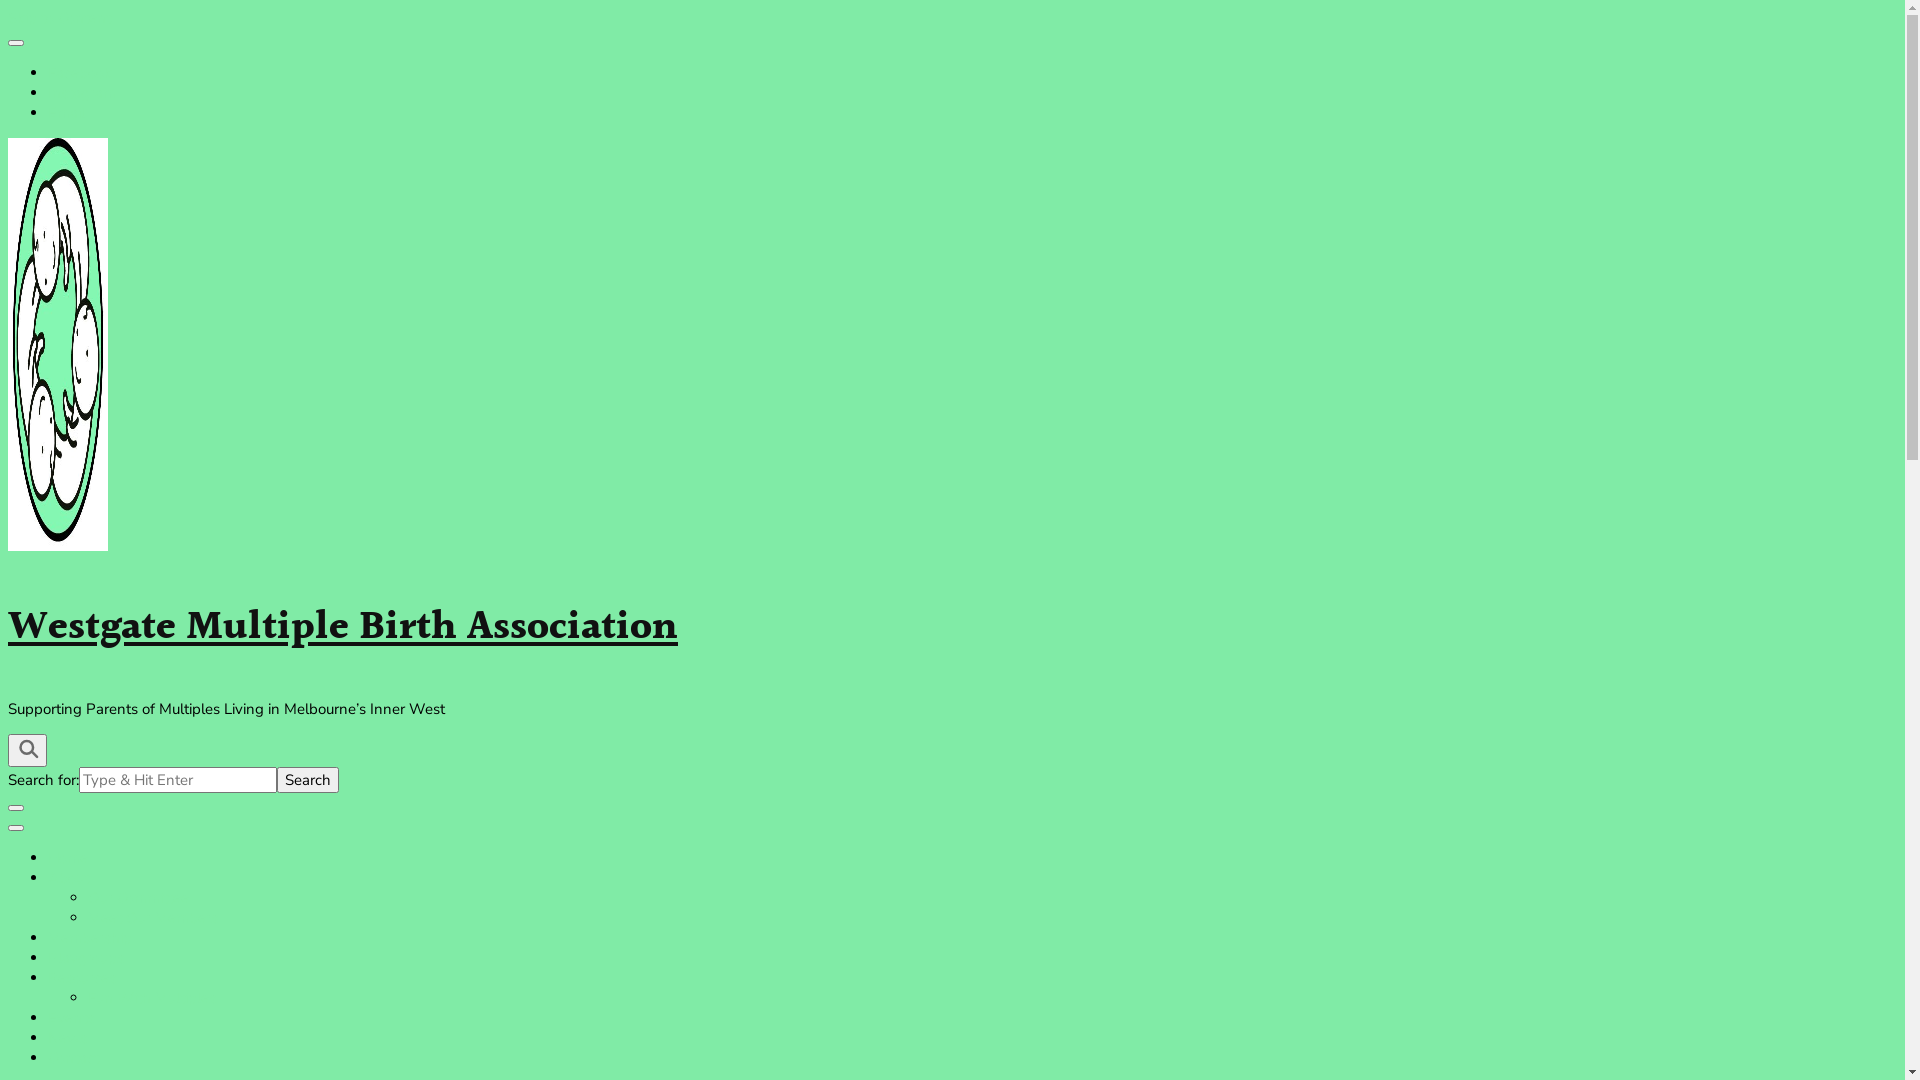 Image resolution: width=1920 pixels, height=1080 pixels. Describe the element at coordinates (80, 92) in the screenshot. I see `'Instagram'` at that location.